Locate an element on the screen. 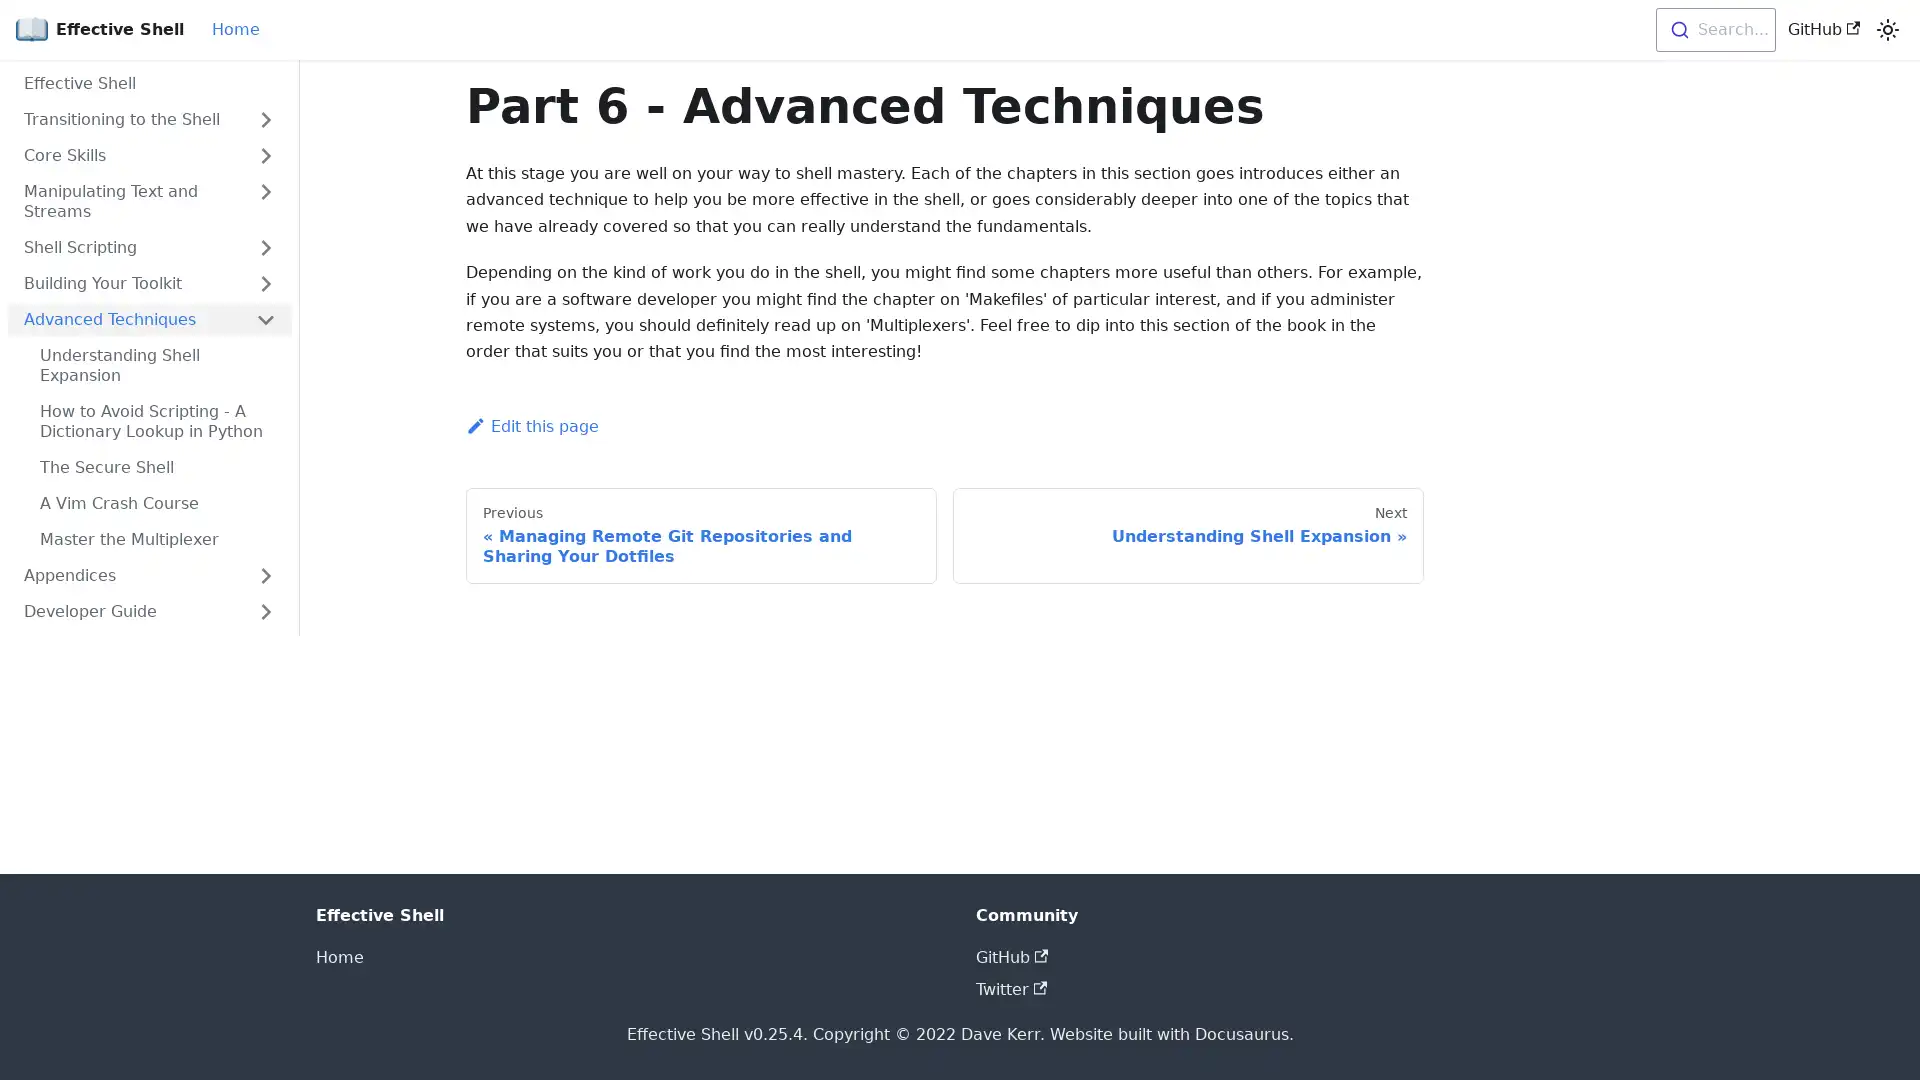 The height and width of the screenshot is (1080, 1920). Toggle the collapsible sidebar category 'Building Your Toolkit' is located at coordinates (264, 284).